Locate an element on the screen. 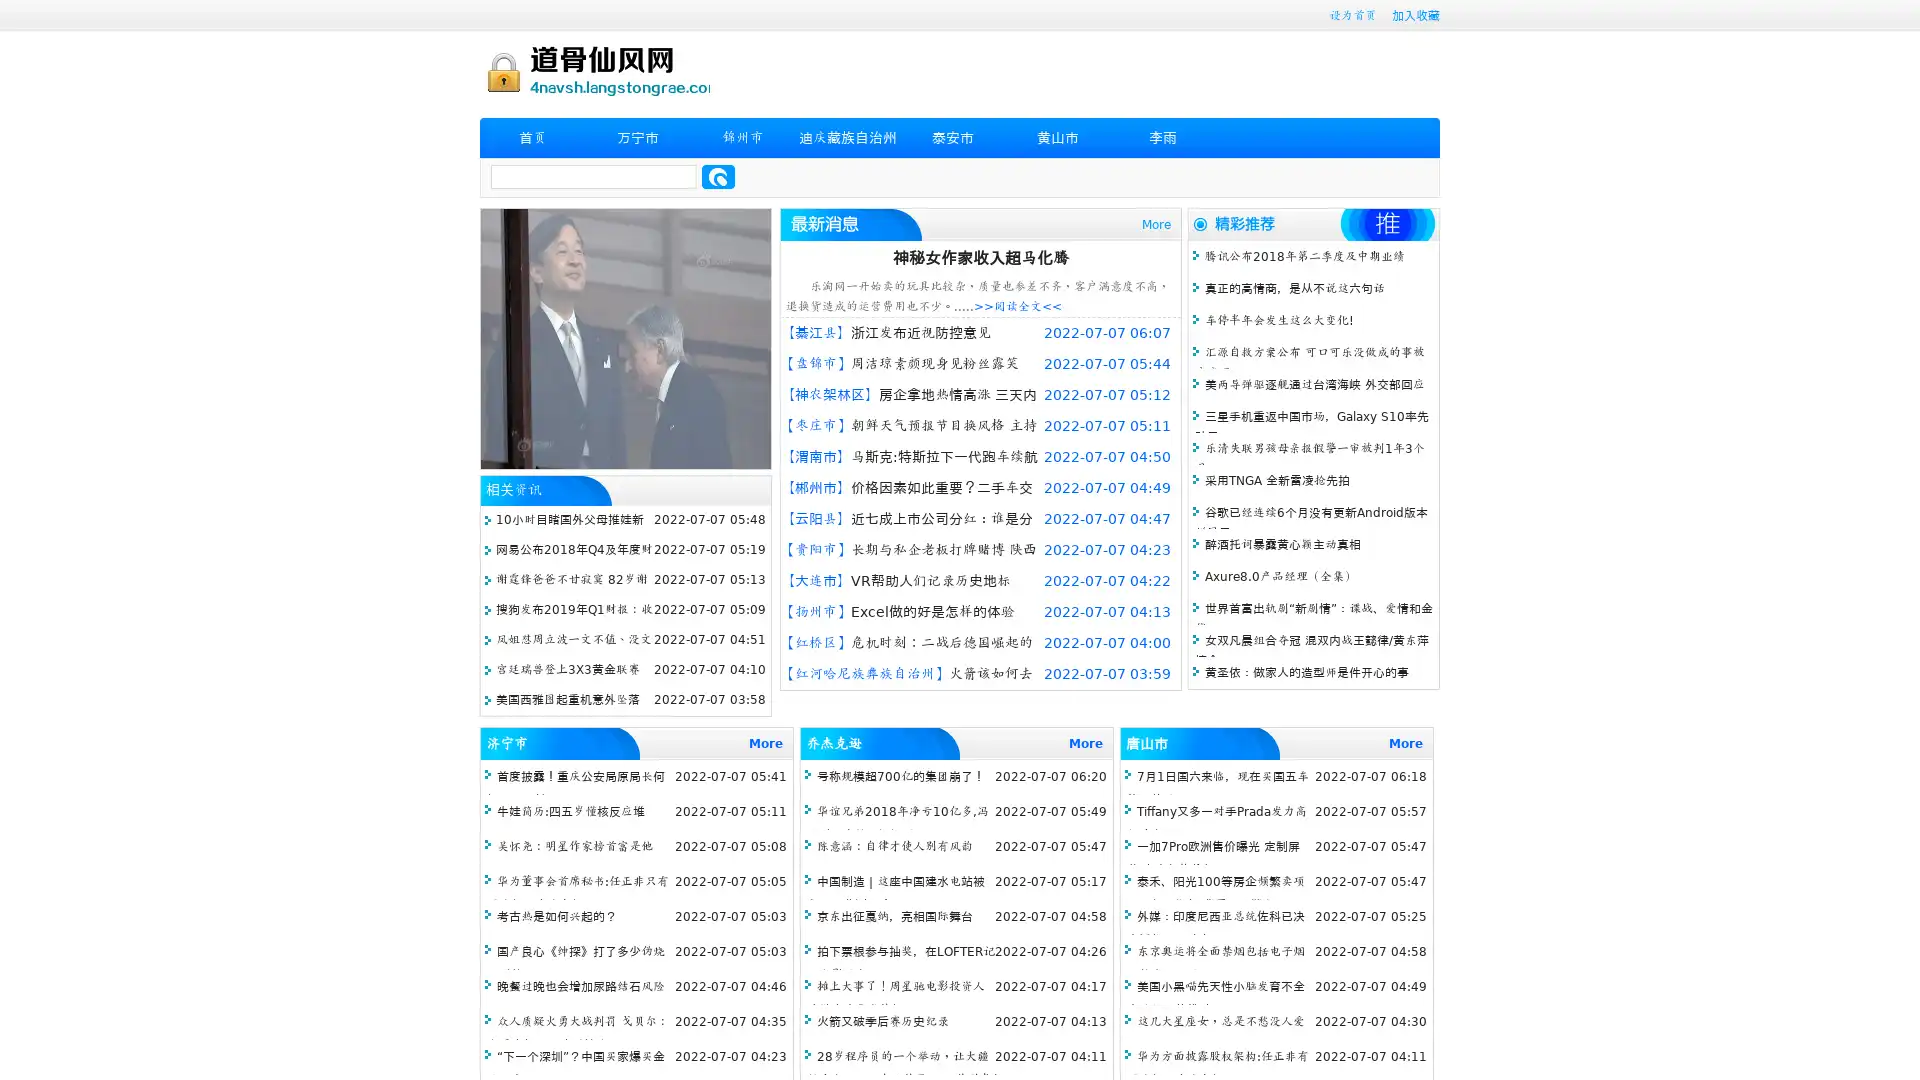 The height and width of the screenshot is (1080, 1920). Search is located at coordinates (718, 176).